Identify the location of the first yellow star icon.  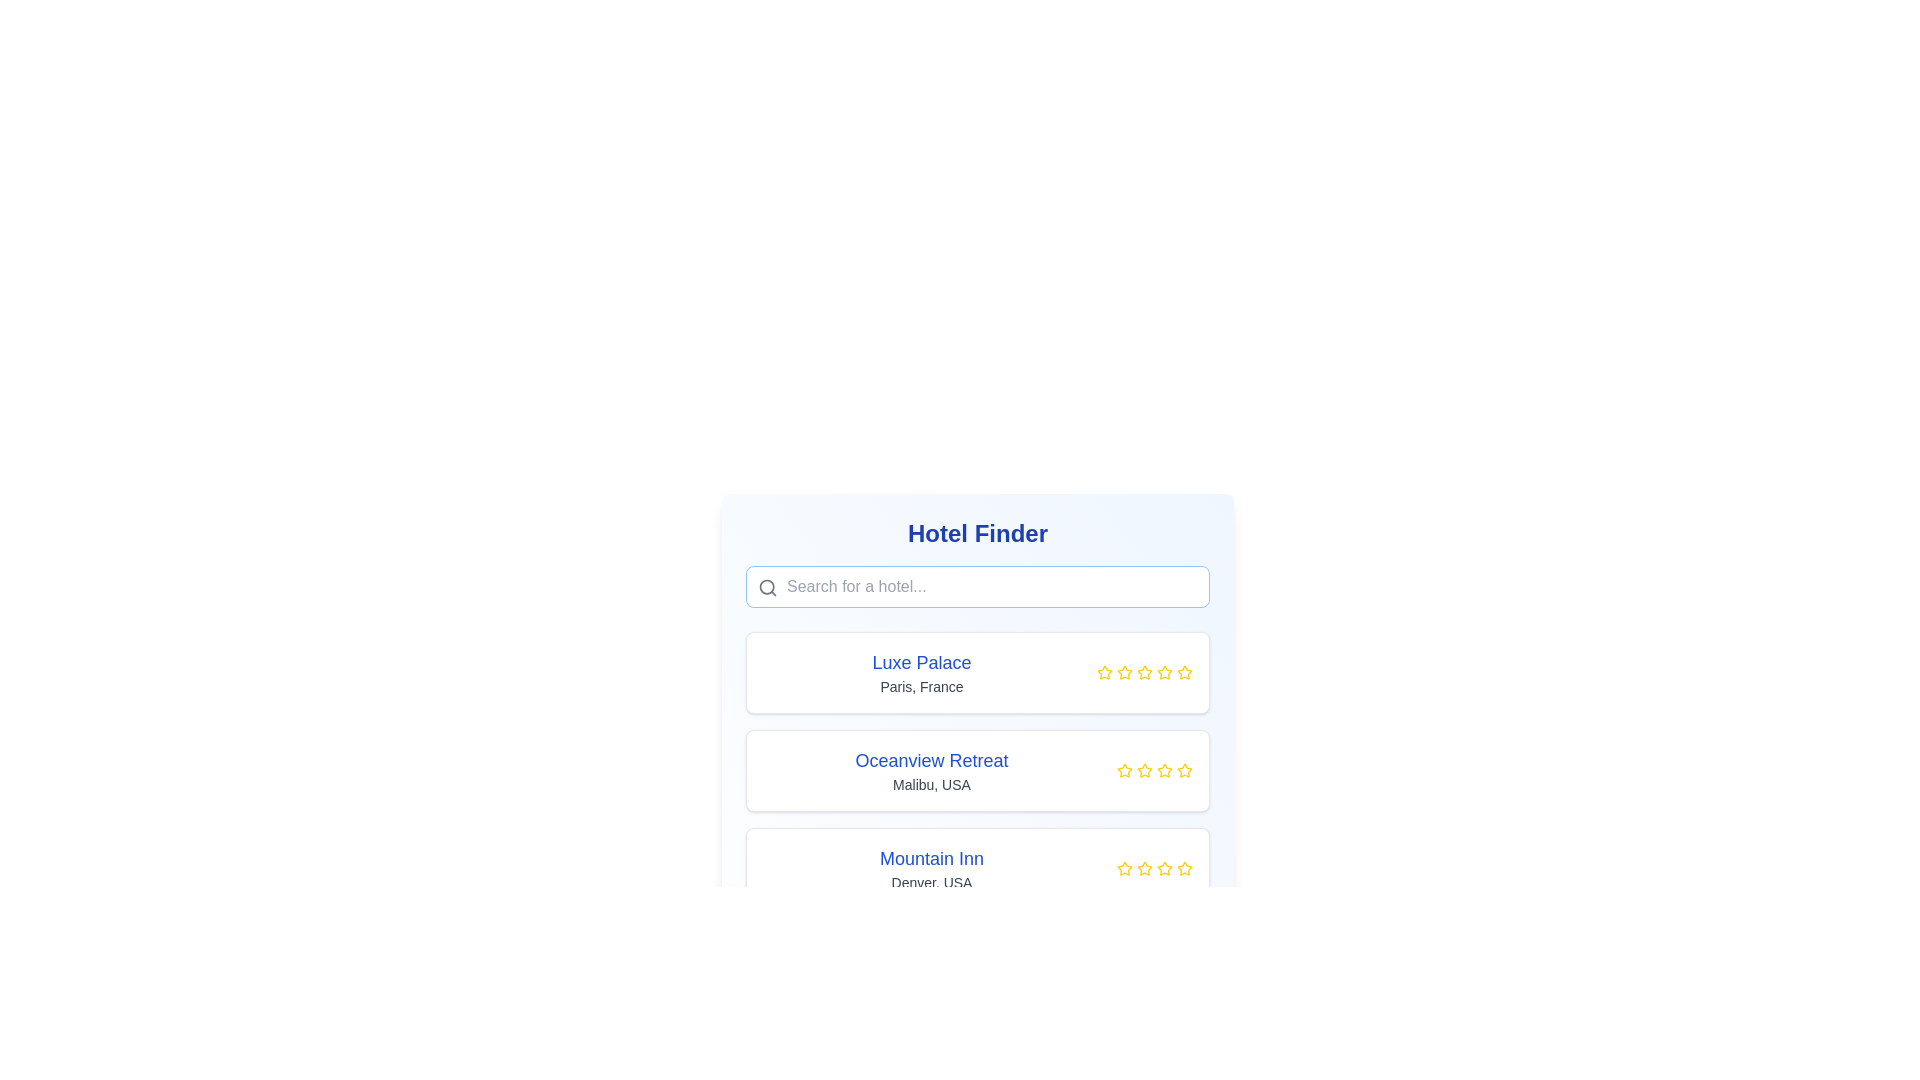
(1124, 770).